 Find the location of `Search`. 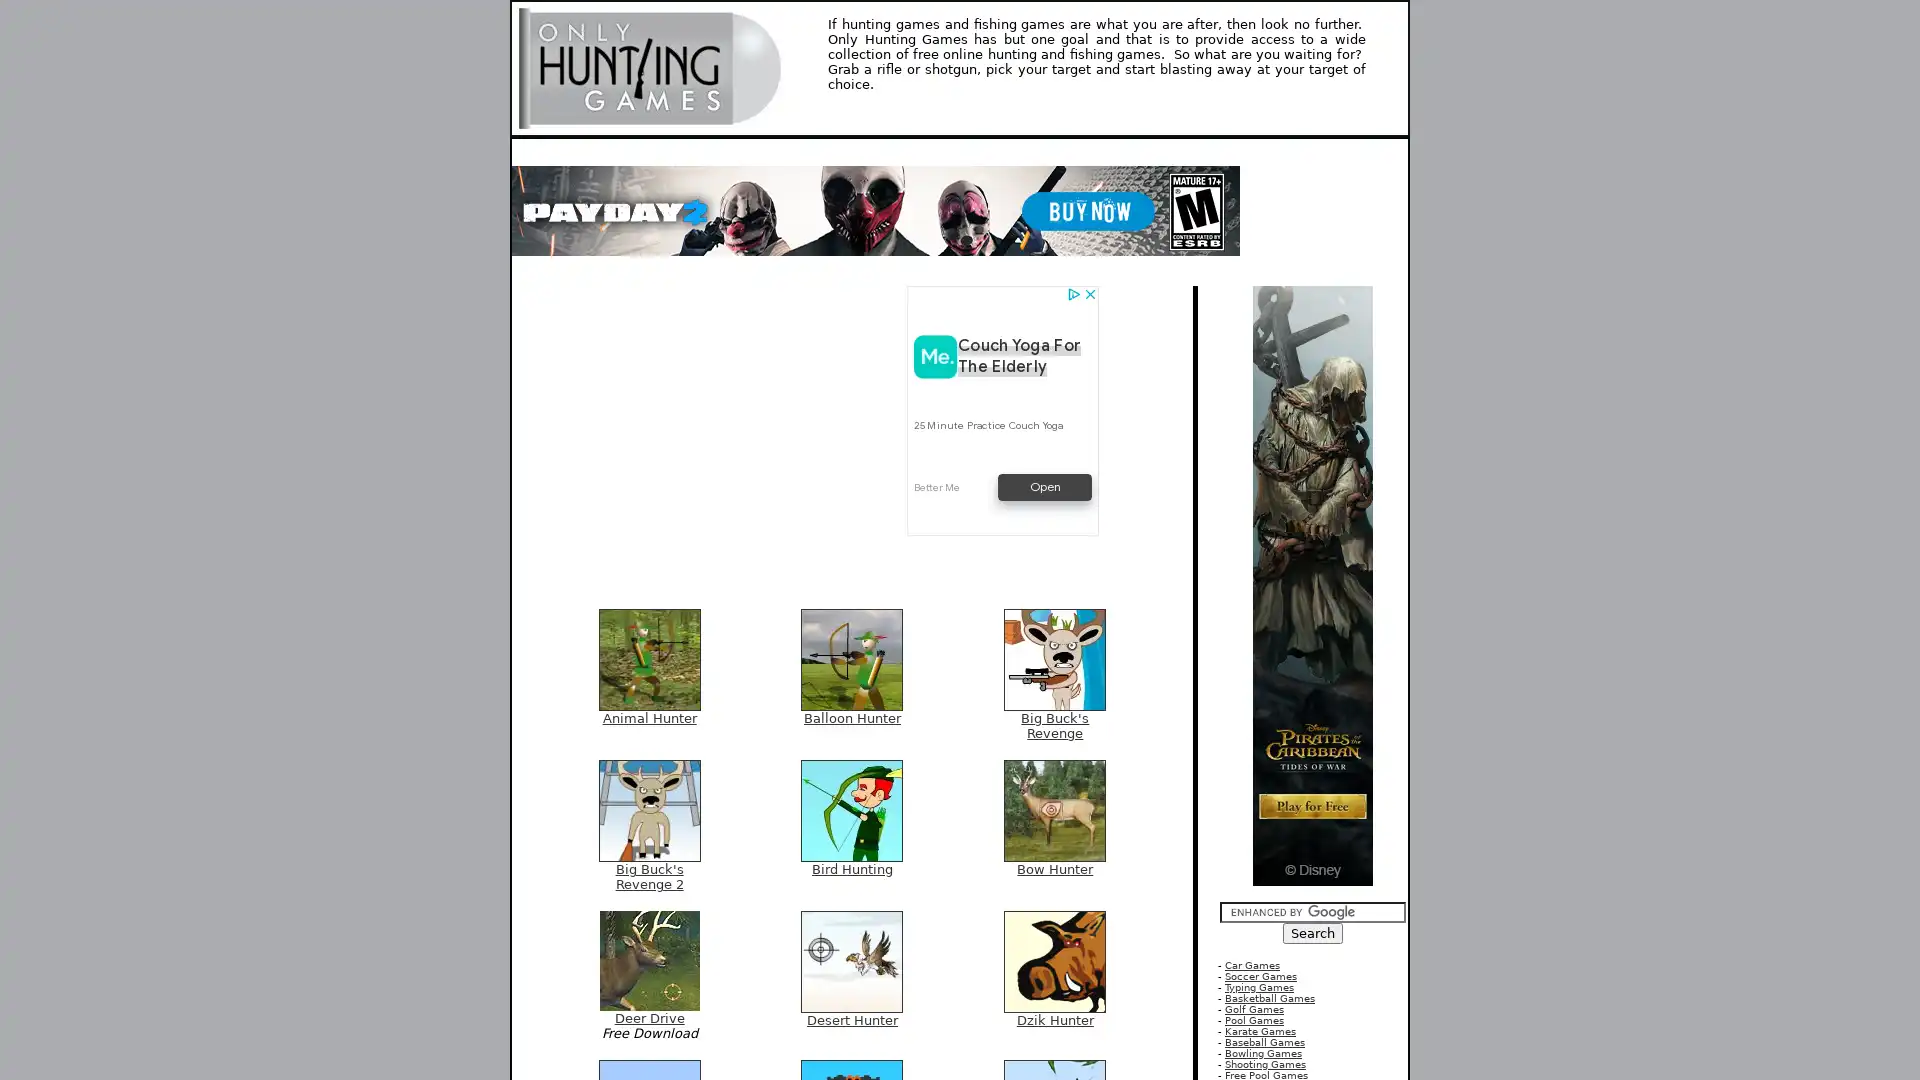

Search is located at coordinates (1313, 933).